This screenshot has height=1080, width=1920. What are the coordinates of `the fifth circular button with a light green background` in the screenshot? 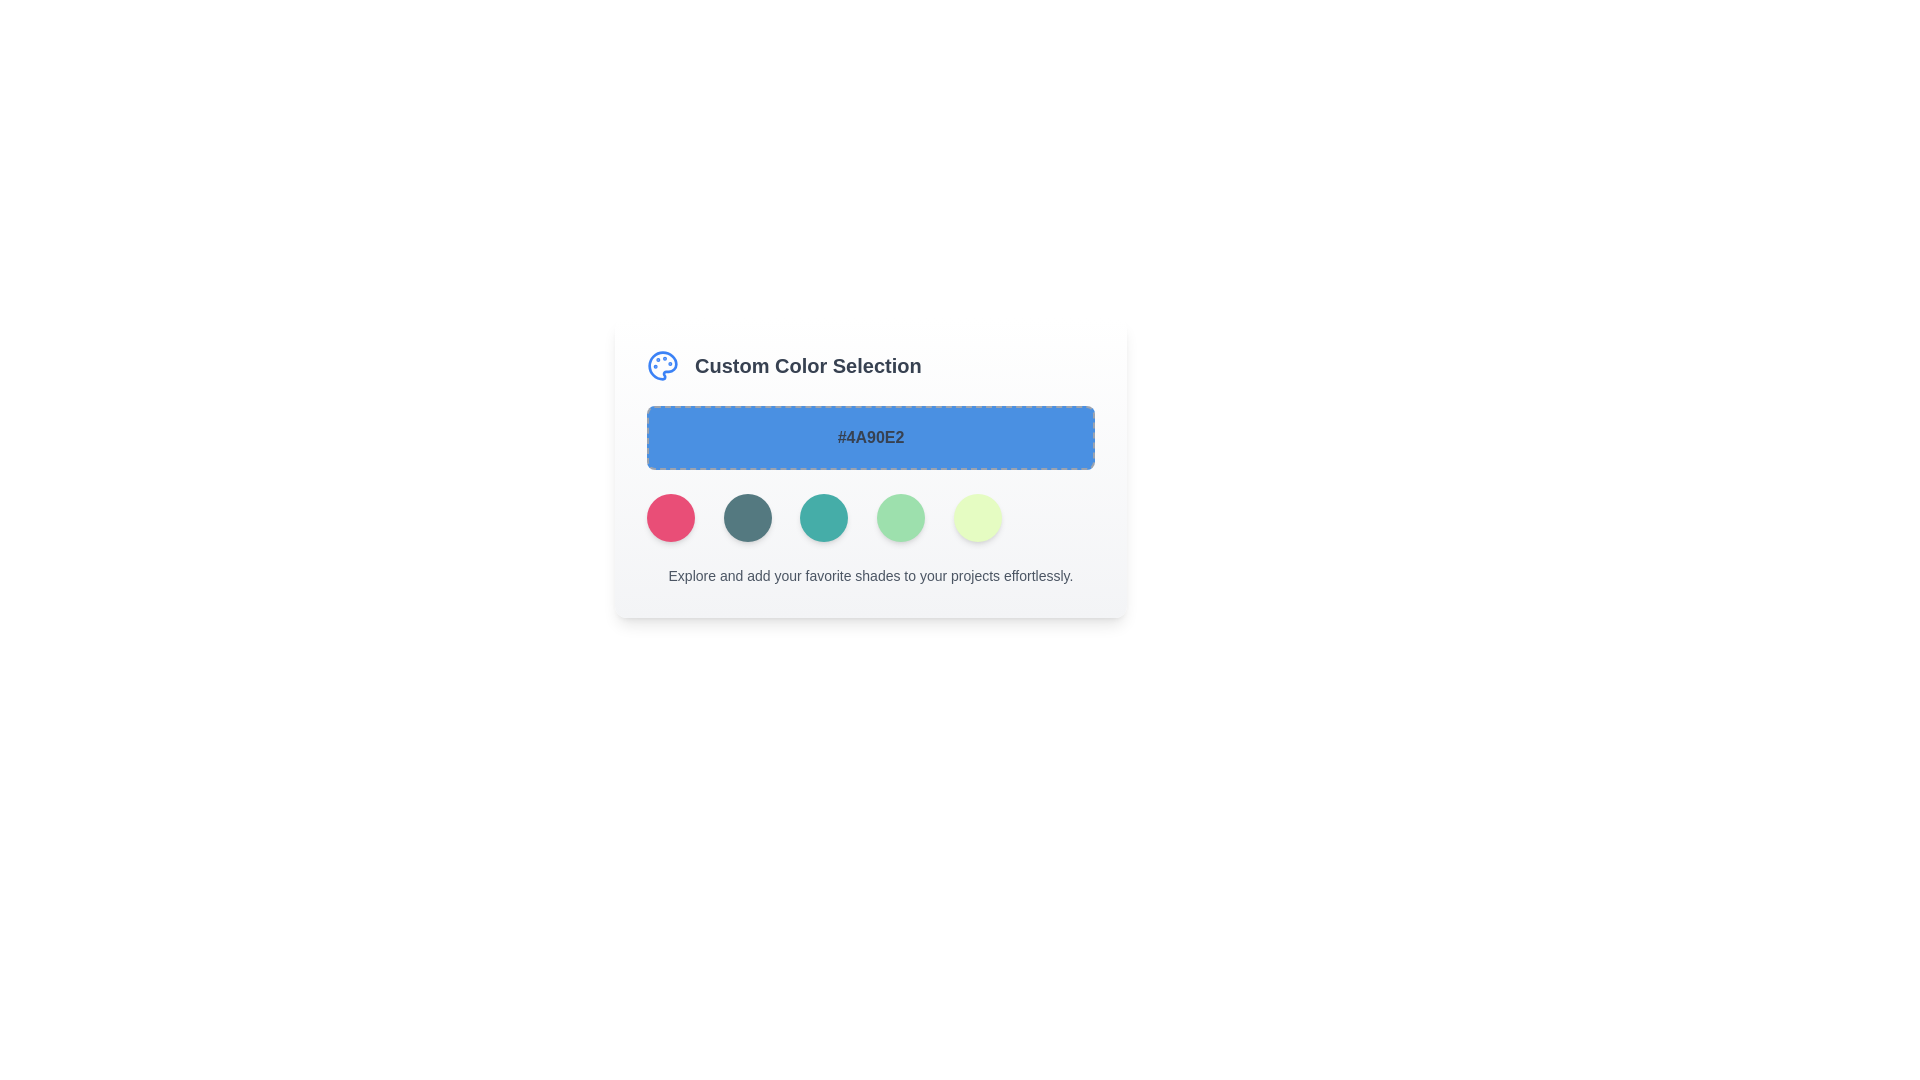 It's located at (977, 516).